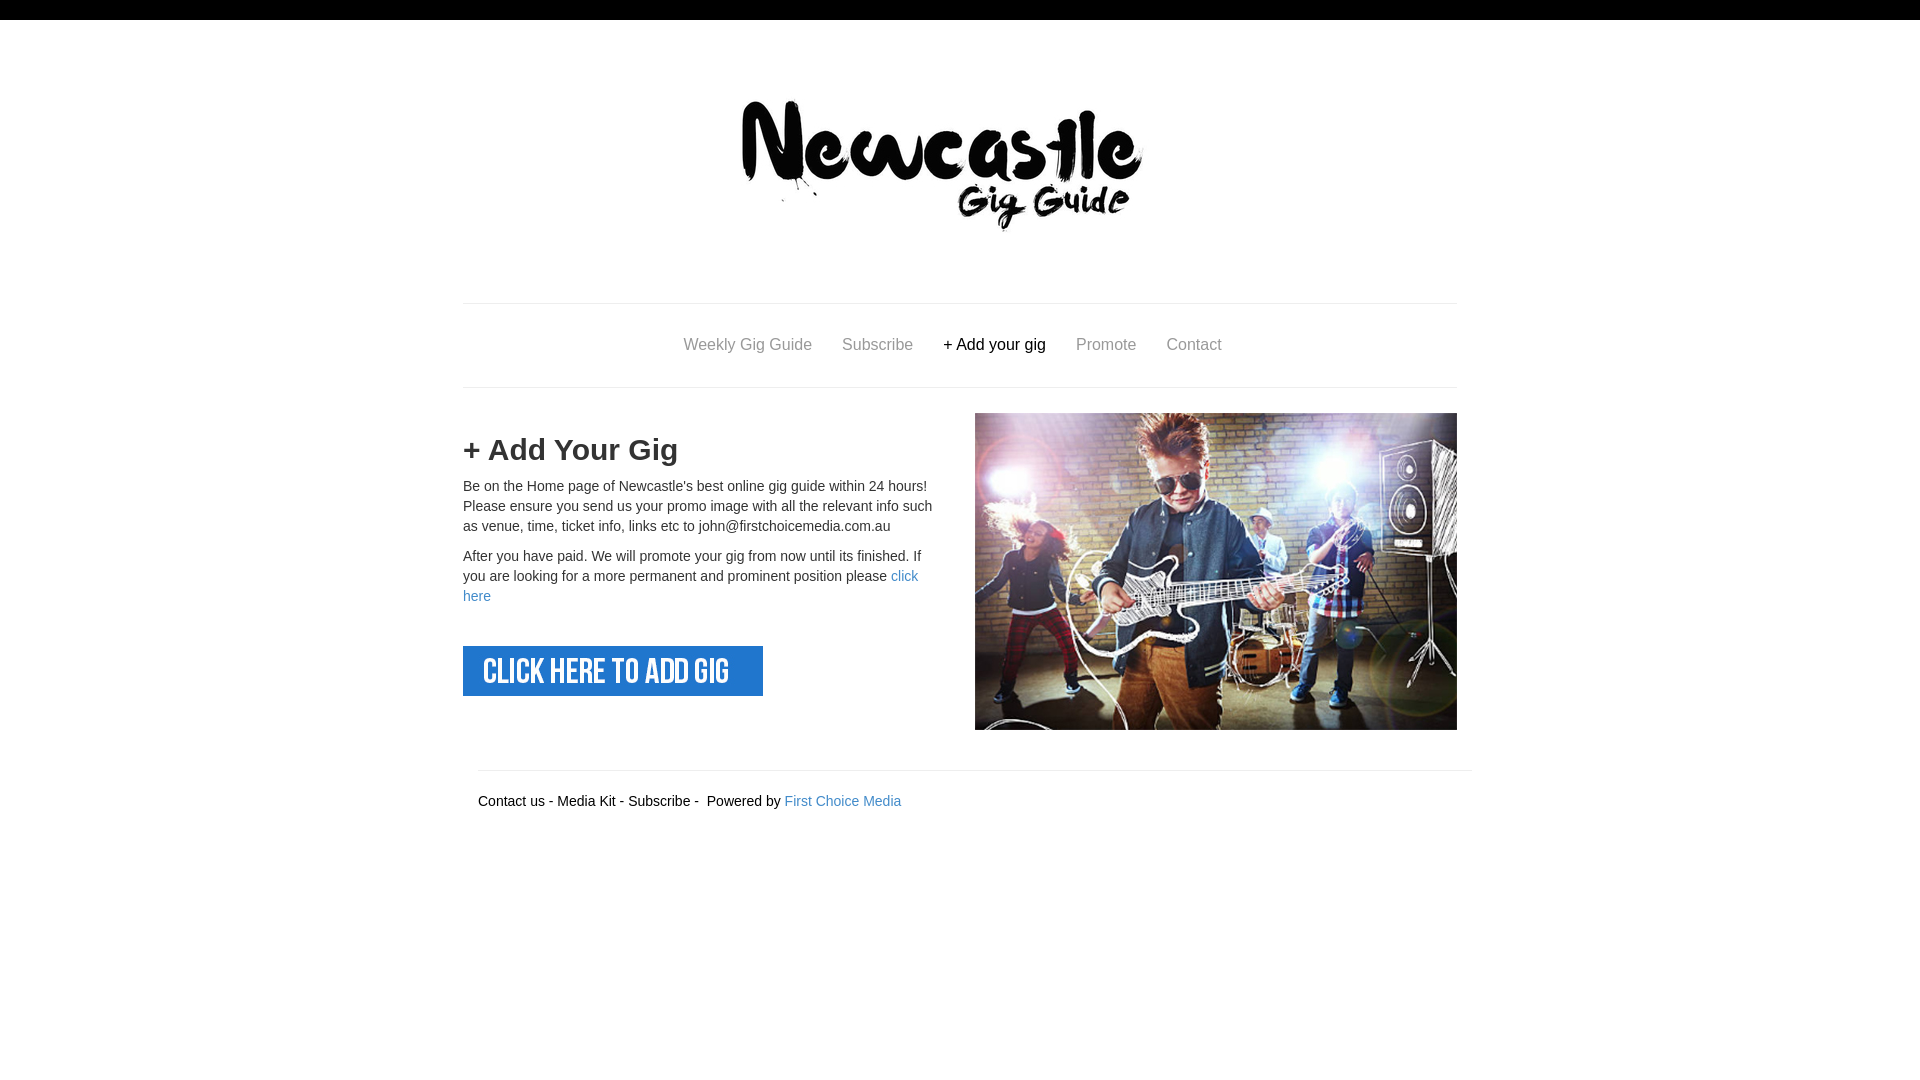  What do you see at coordinates (1193, 344) in the screenshot?
I see `'Contact'` at bounding box center [1193, 344].